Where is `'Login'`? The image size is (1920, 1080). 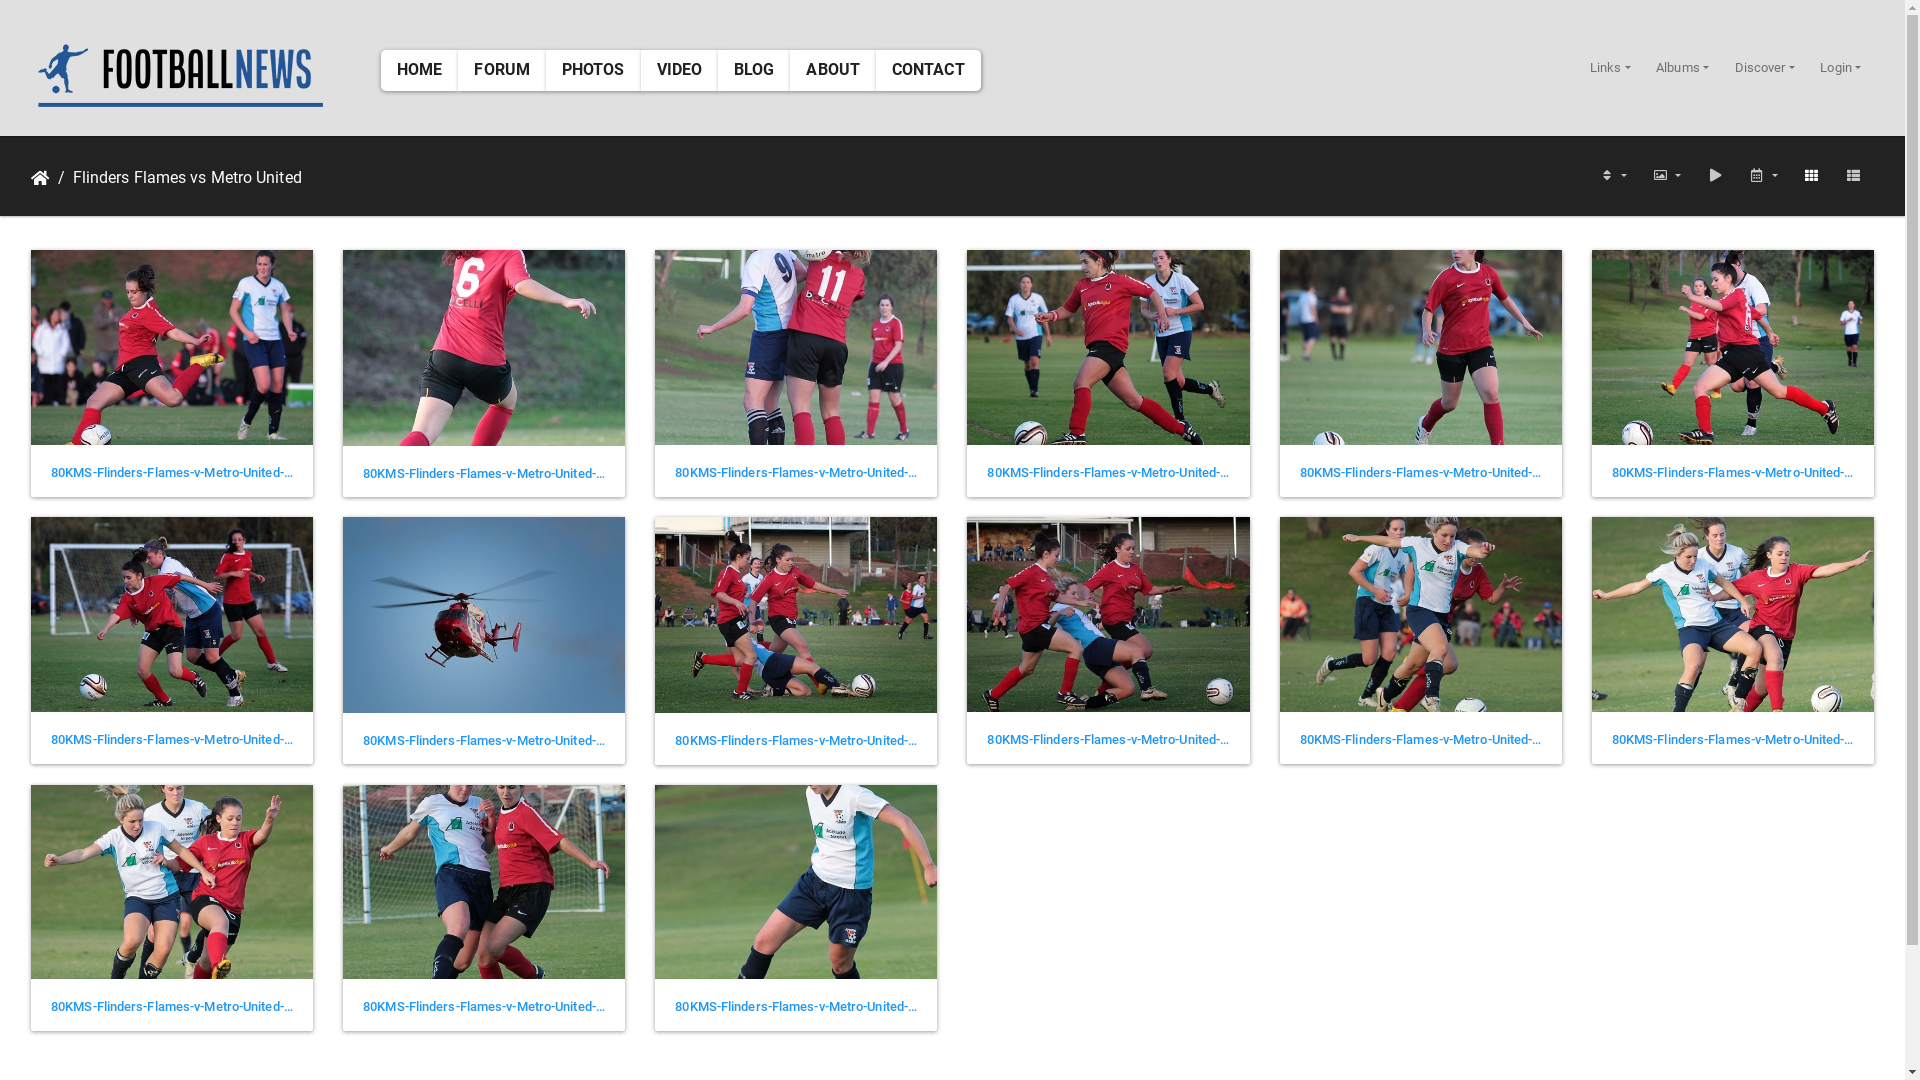
'Login' is located at coordinates (1840, 67).